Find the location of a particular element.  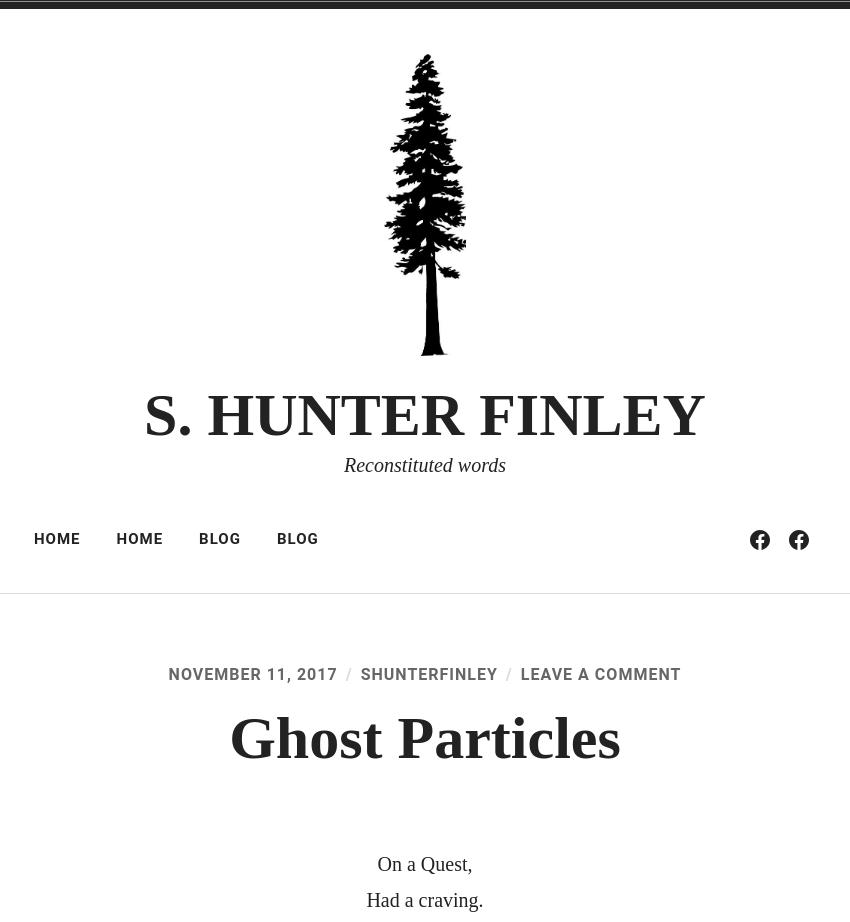

'On a Quest,' is located at coordinates (375, 863).